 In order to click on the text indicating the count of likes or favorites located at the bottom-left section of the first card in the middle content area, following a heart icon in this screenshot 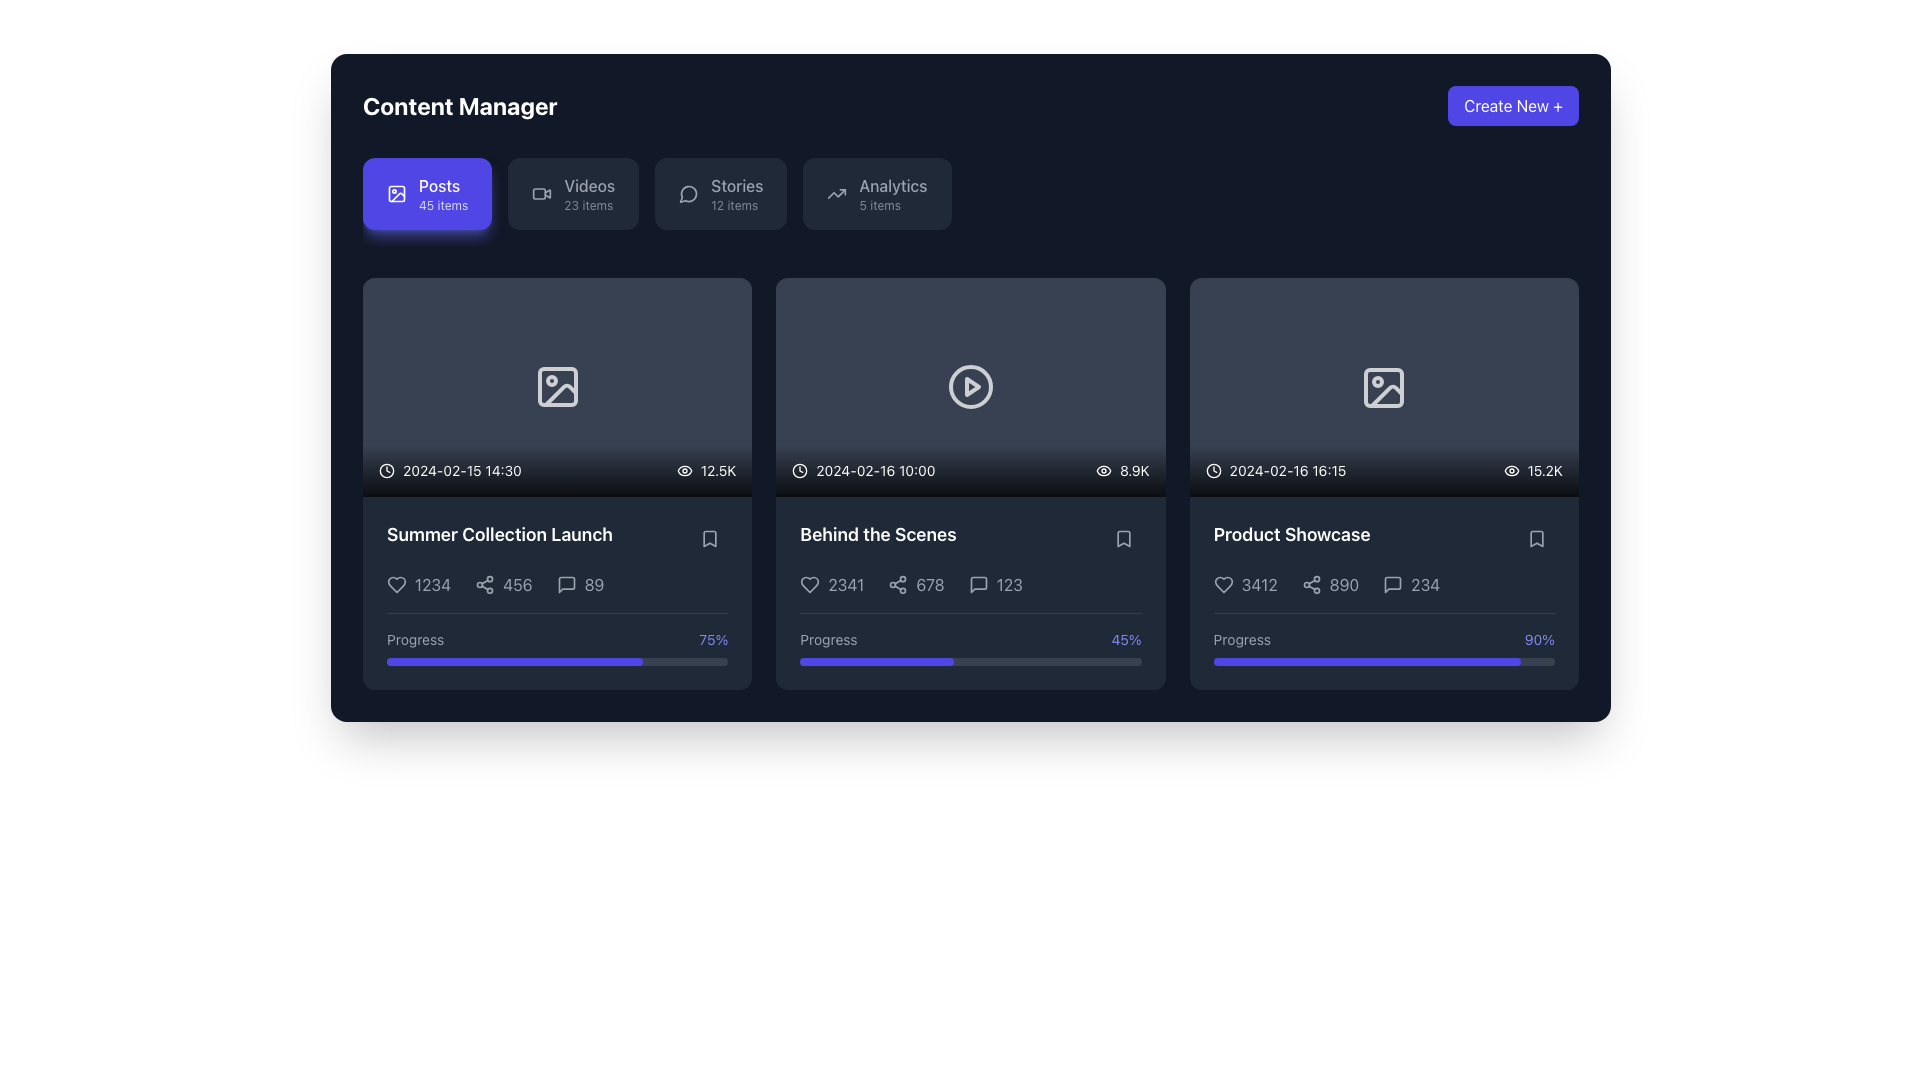, I will do `click(418, 584)`.